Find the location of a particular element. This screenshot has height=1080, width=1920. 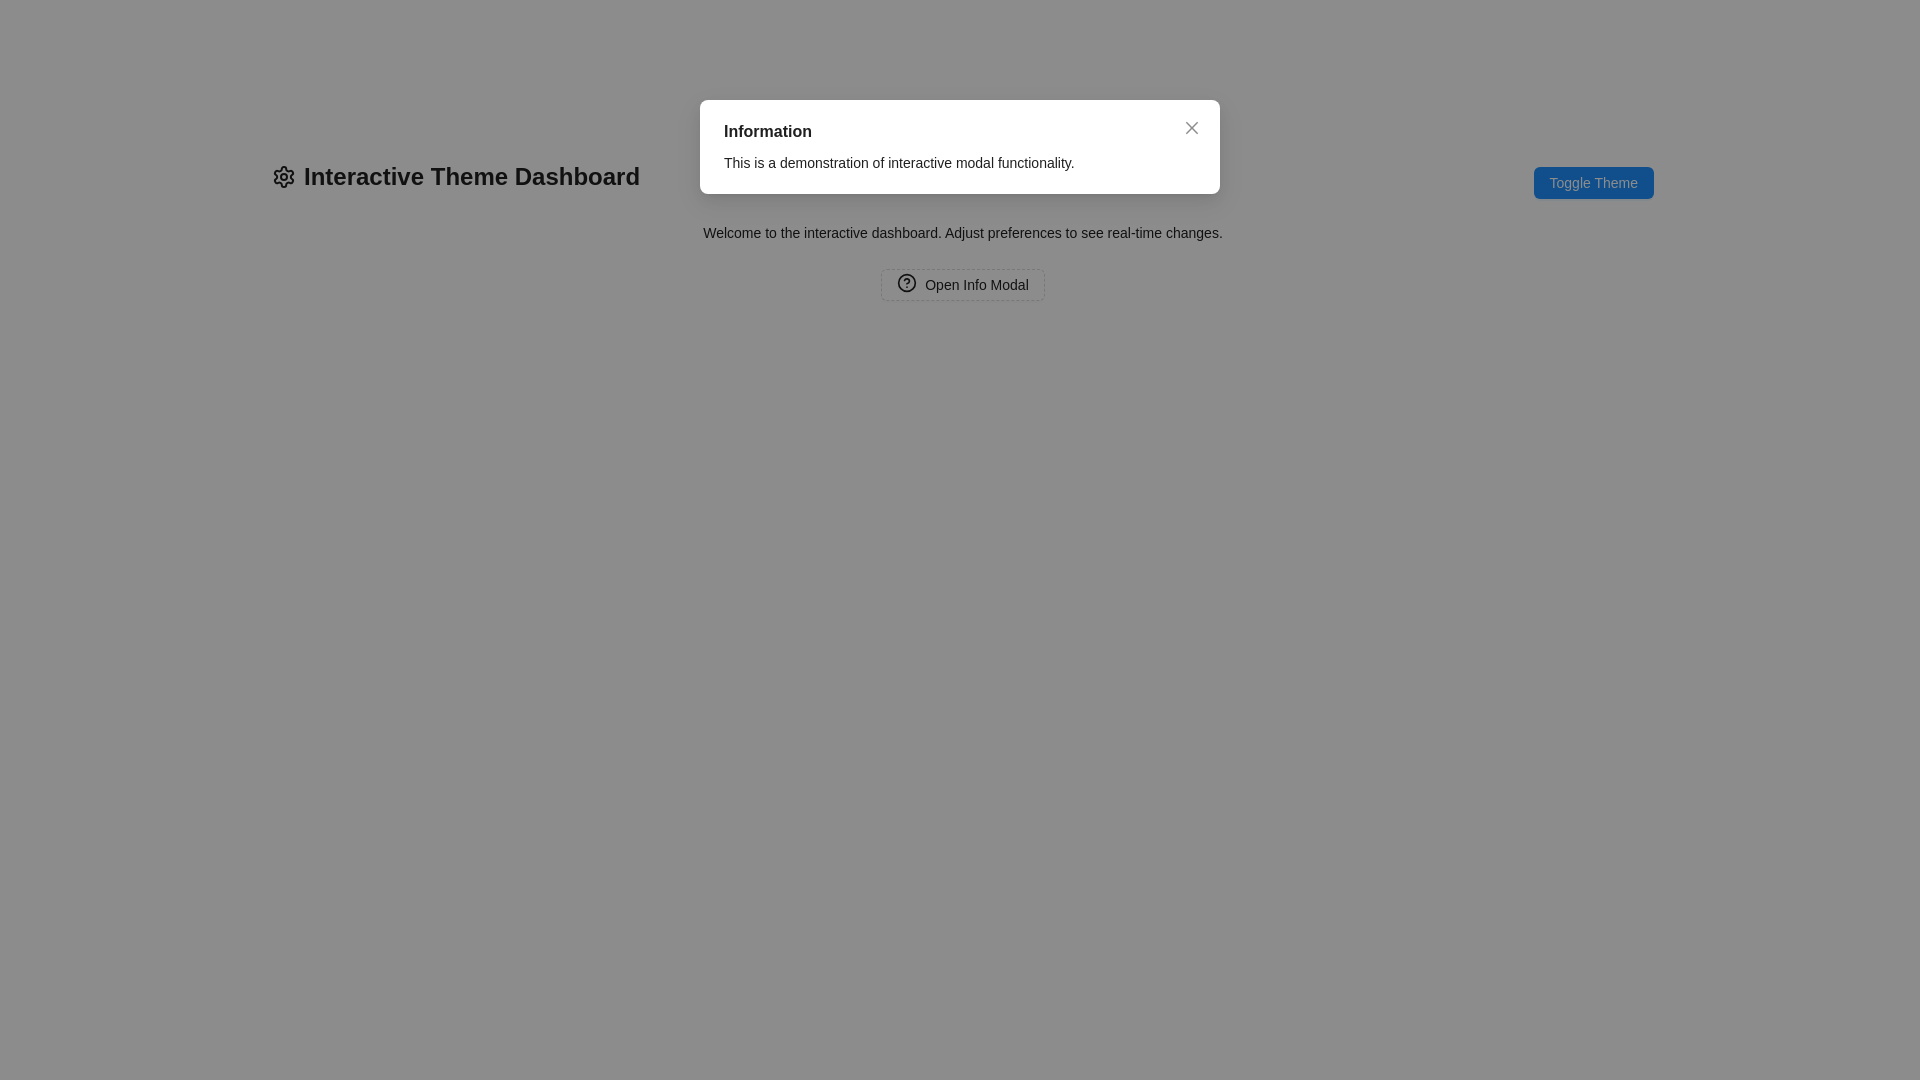

the button labeled 'Open Info Modal' that has a dashed border and a circular icon on its left side is located at coordinates (976, 285).